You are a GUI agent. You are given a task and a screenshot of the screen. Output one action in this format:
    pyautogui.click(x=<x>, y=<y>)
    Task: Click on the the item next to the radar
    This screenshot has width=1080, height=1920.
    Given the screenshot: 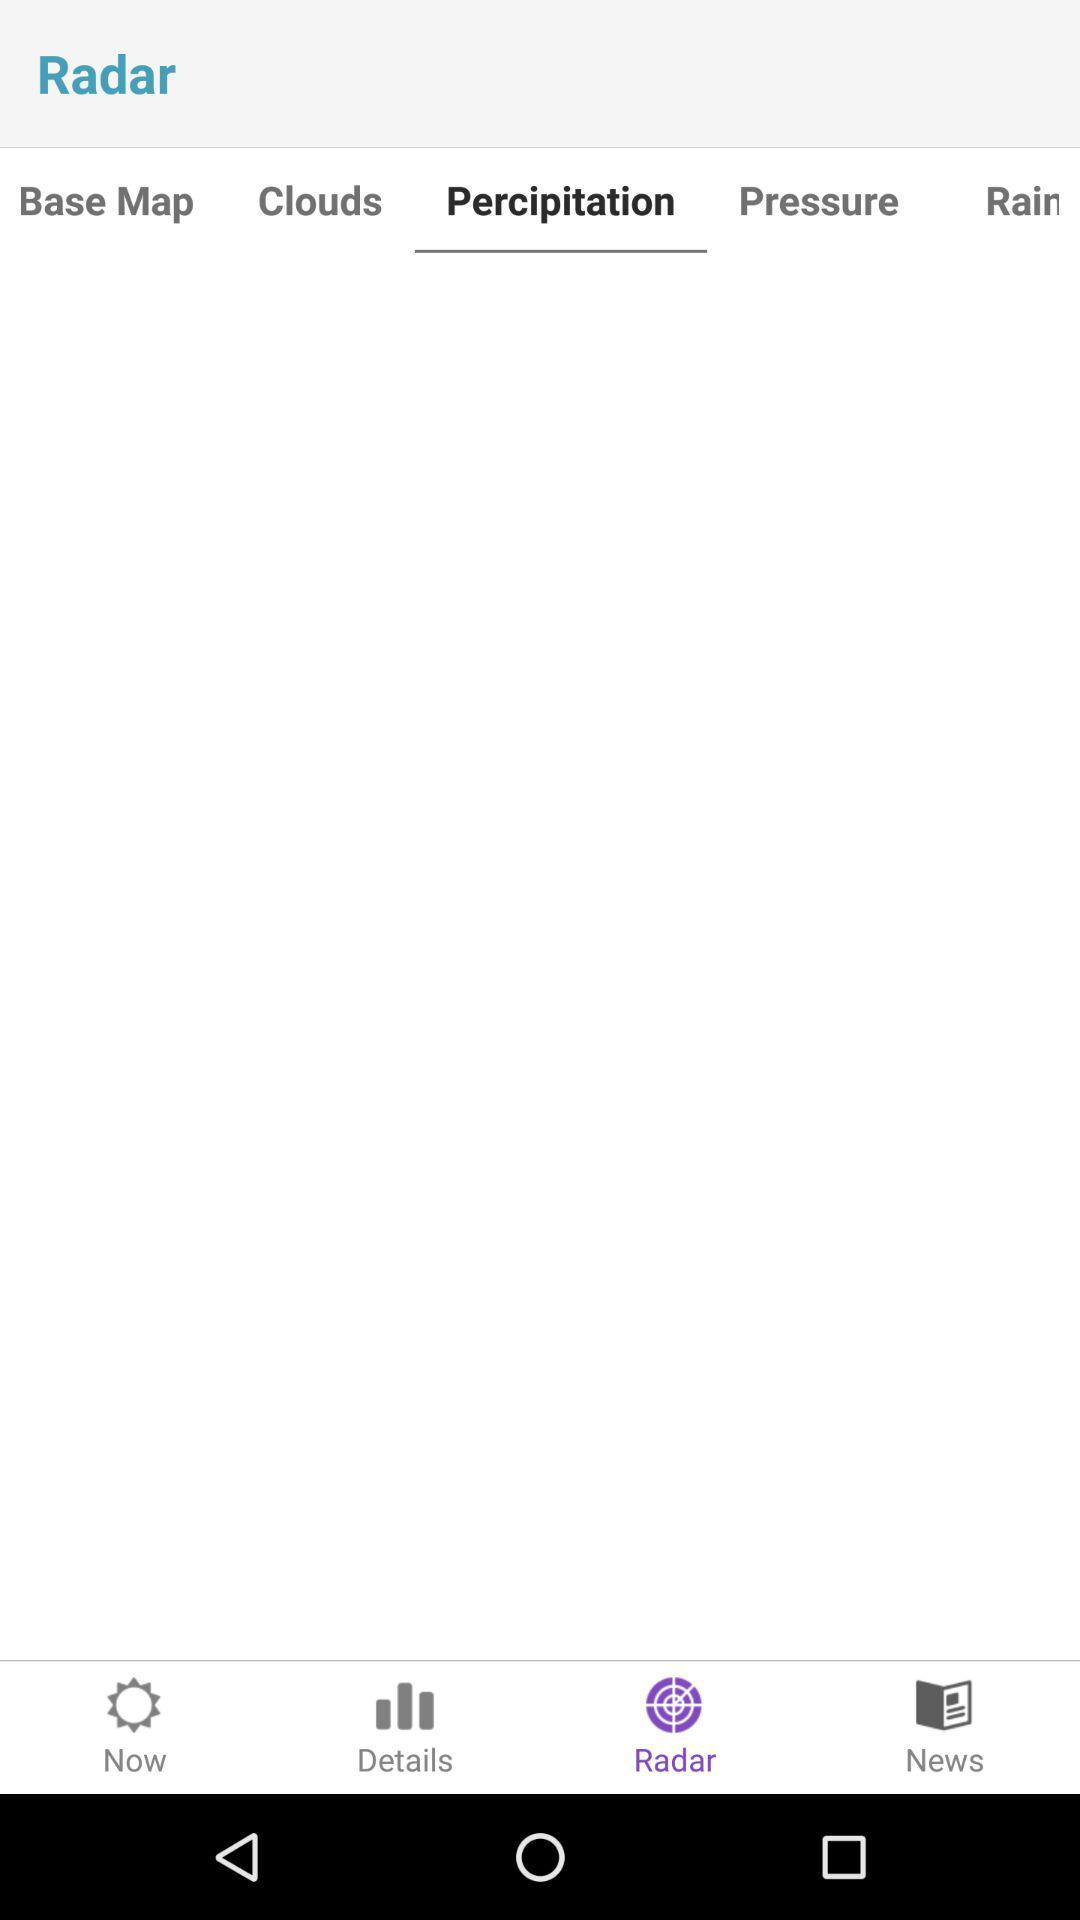 What is the action you would take?
    pyautogui.click(x=405, y=1726)
    